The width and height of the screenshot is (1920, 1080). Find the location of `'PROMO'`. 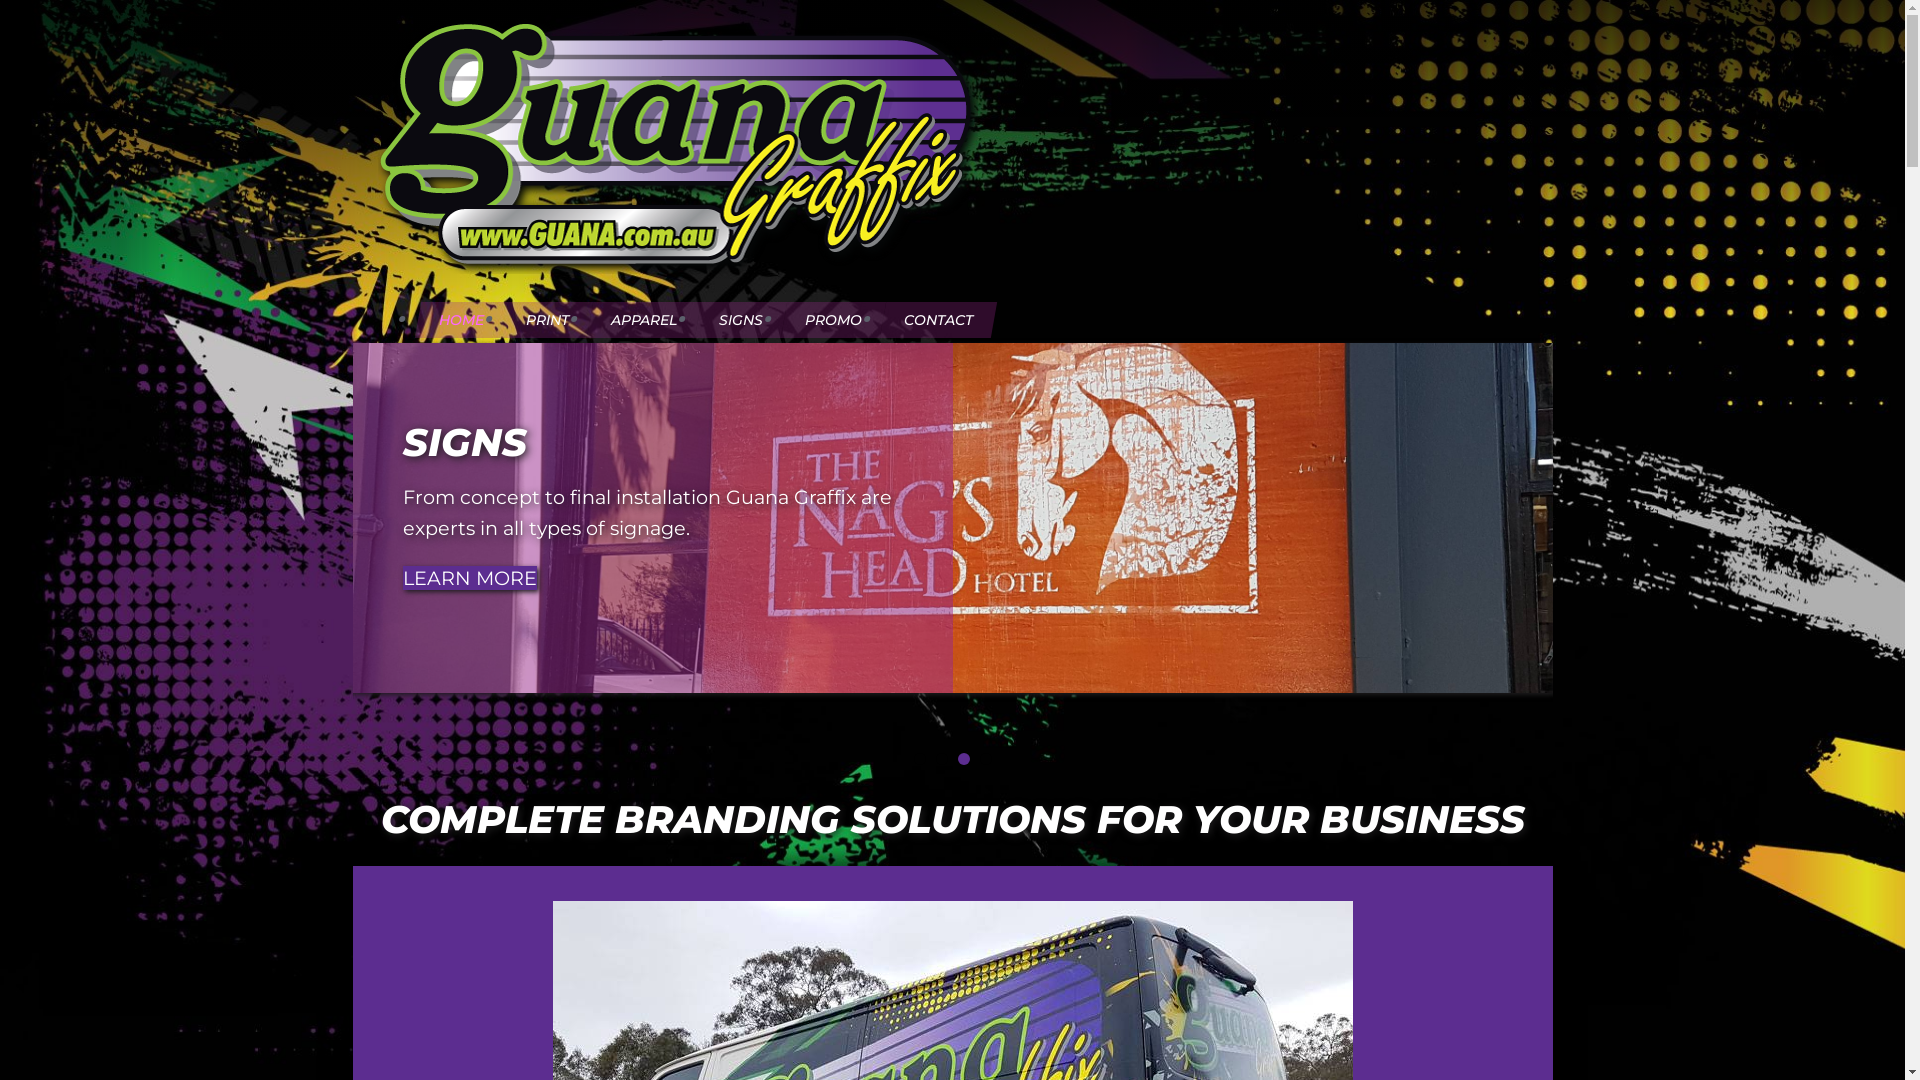

'PROMO' is located at coordinates (833, 319).